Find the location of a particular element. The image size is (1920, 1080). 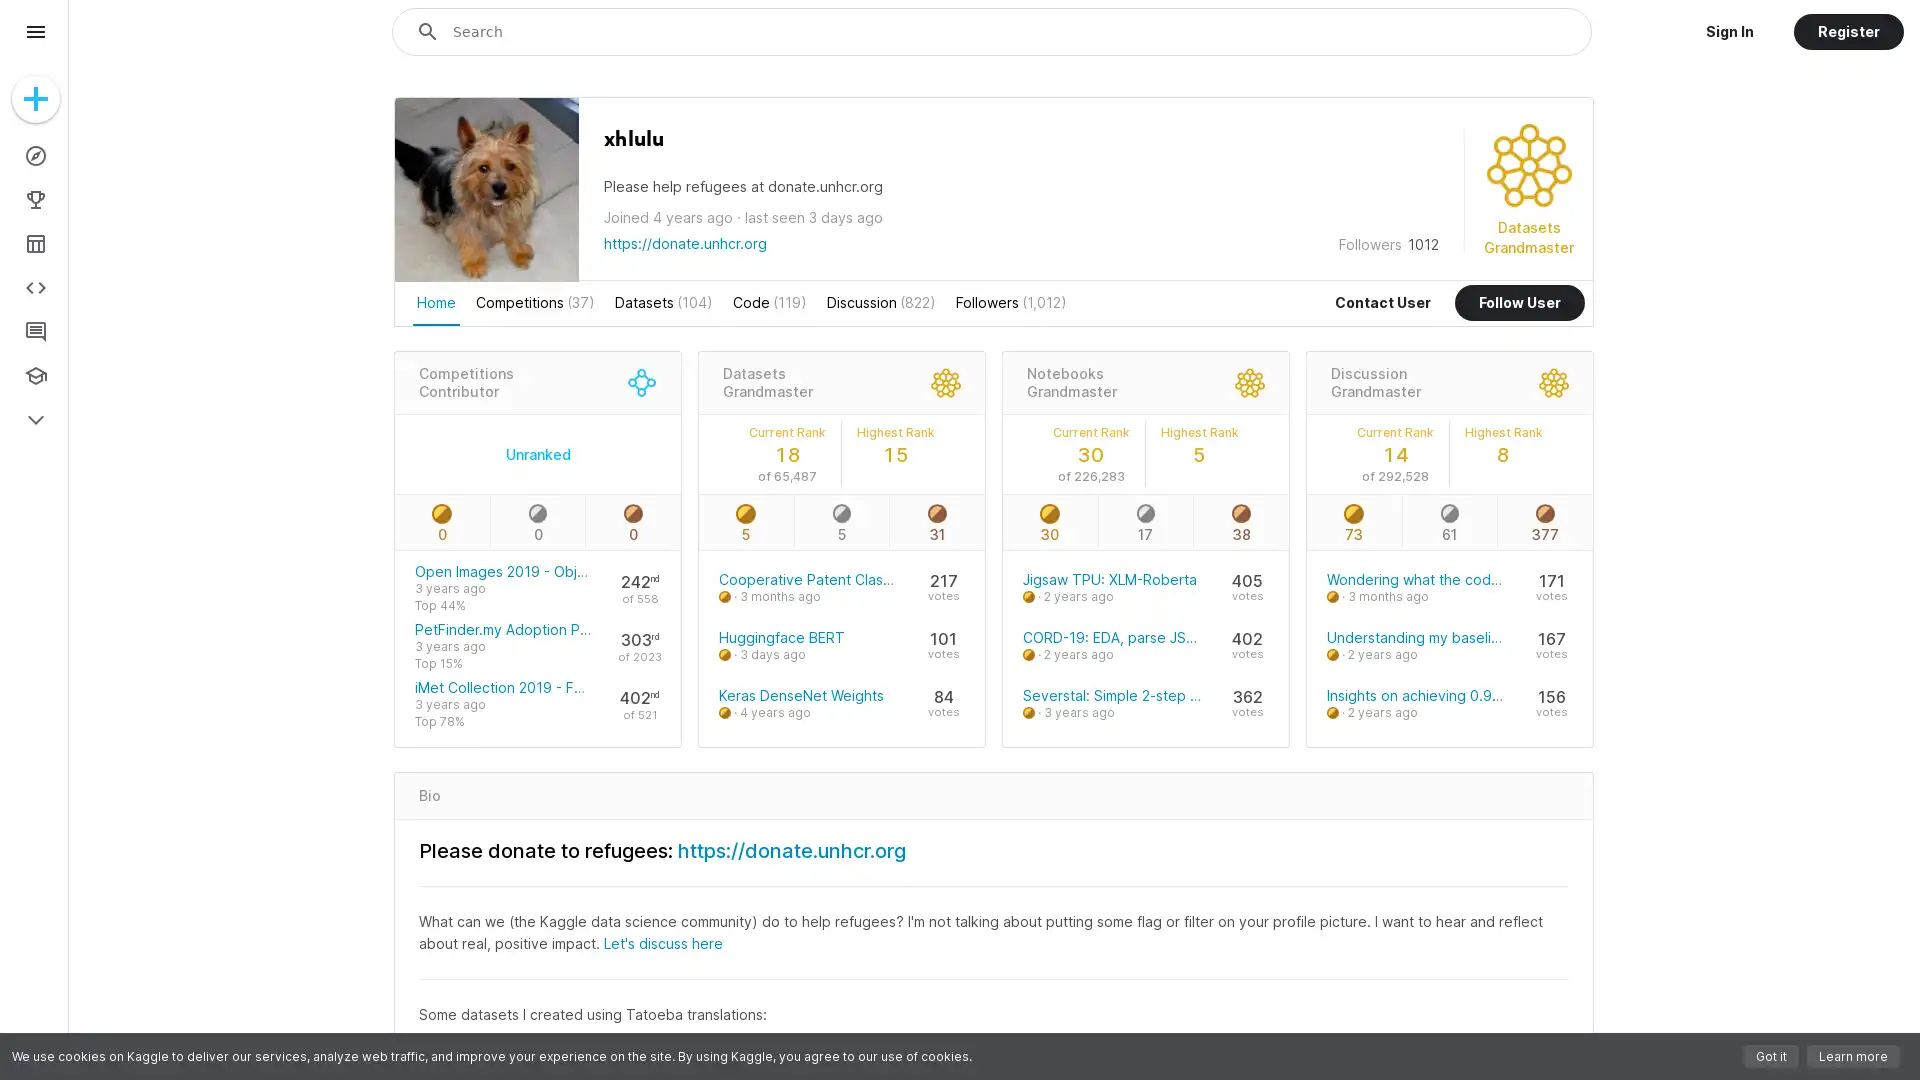

image-url is located at coordinates (486, 272).